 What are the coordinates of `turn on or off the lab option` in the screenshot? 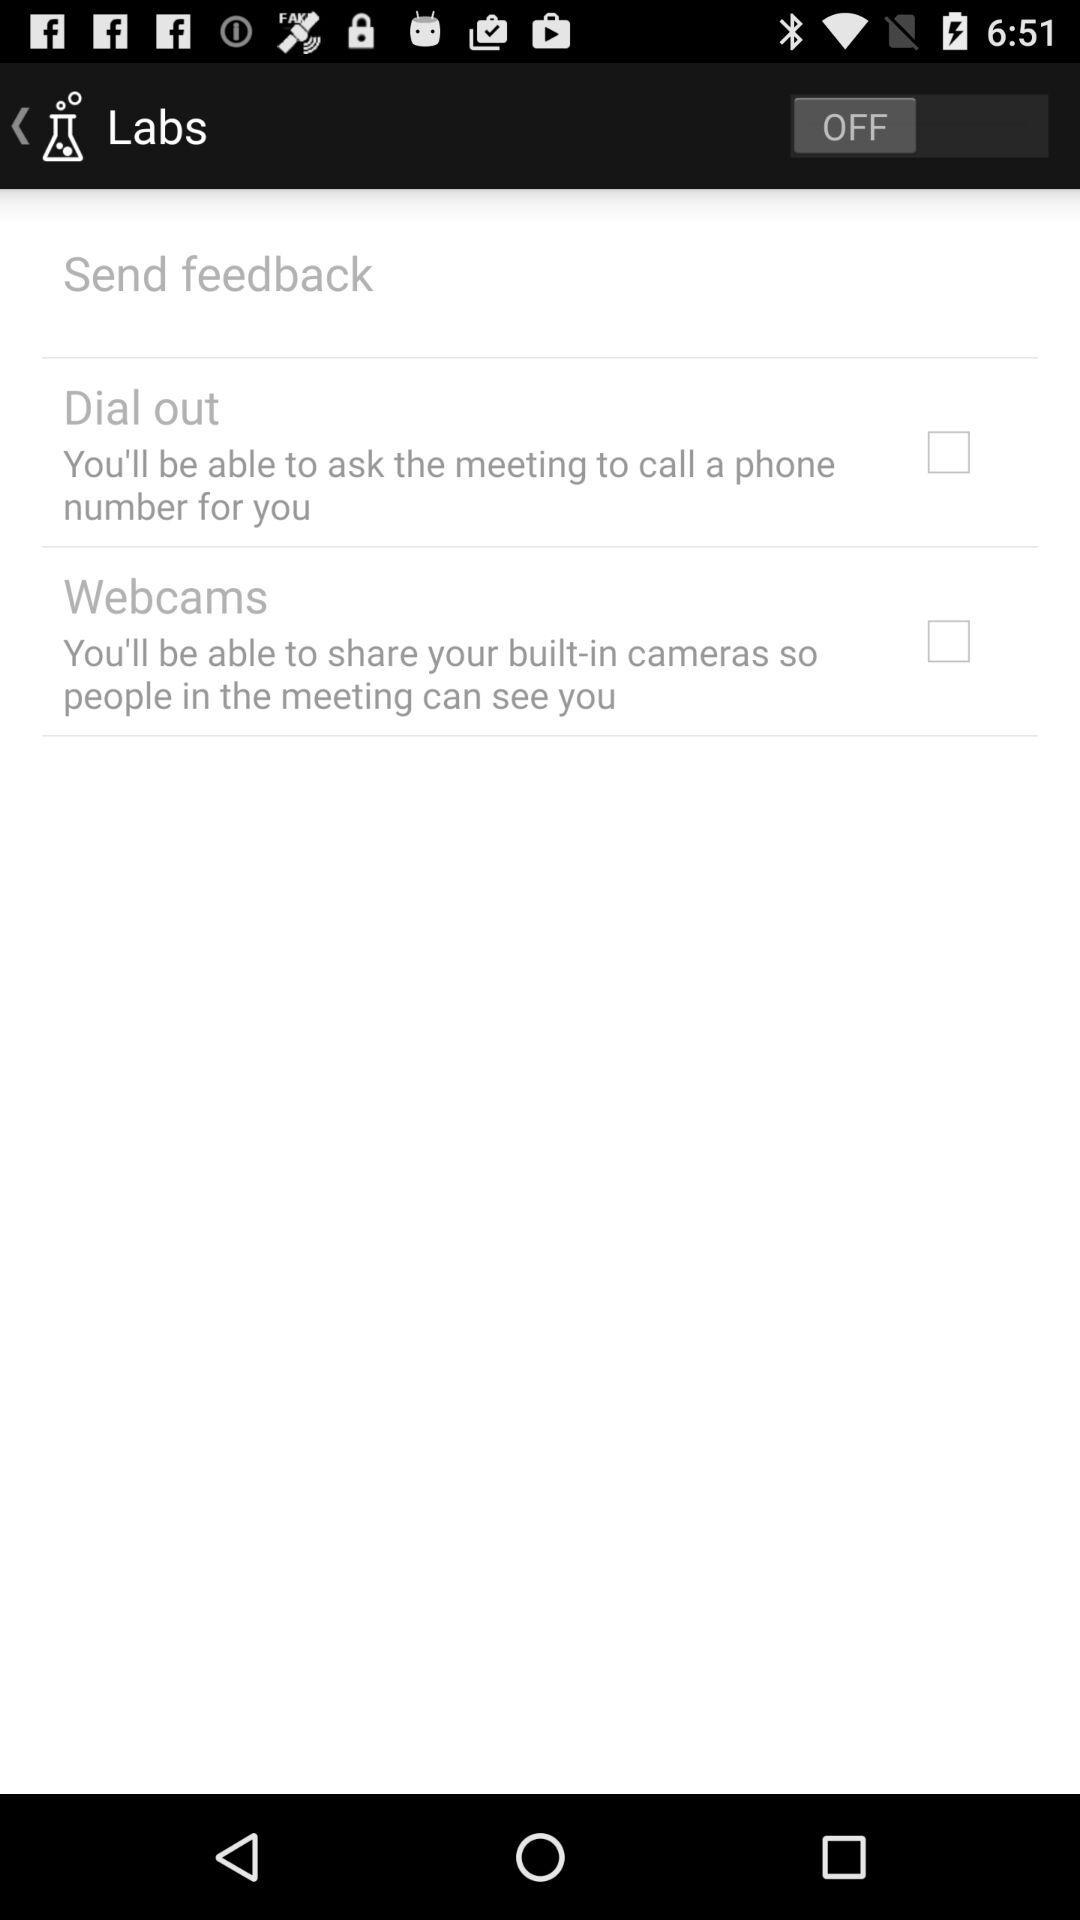 It's located at (919, 124).